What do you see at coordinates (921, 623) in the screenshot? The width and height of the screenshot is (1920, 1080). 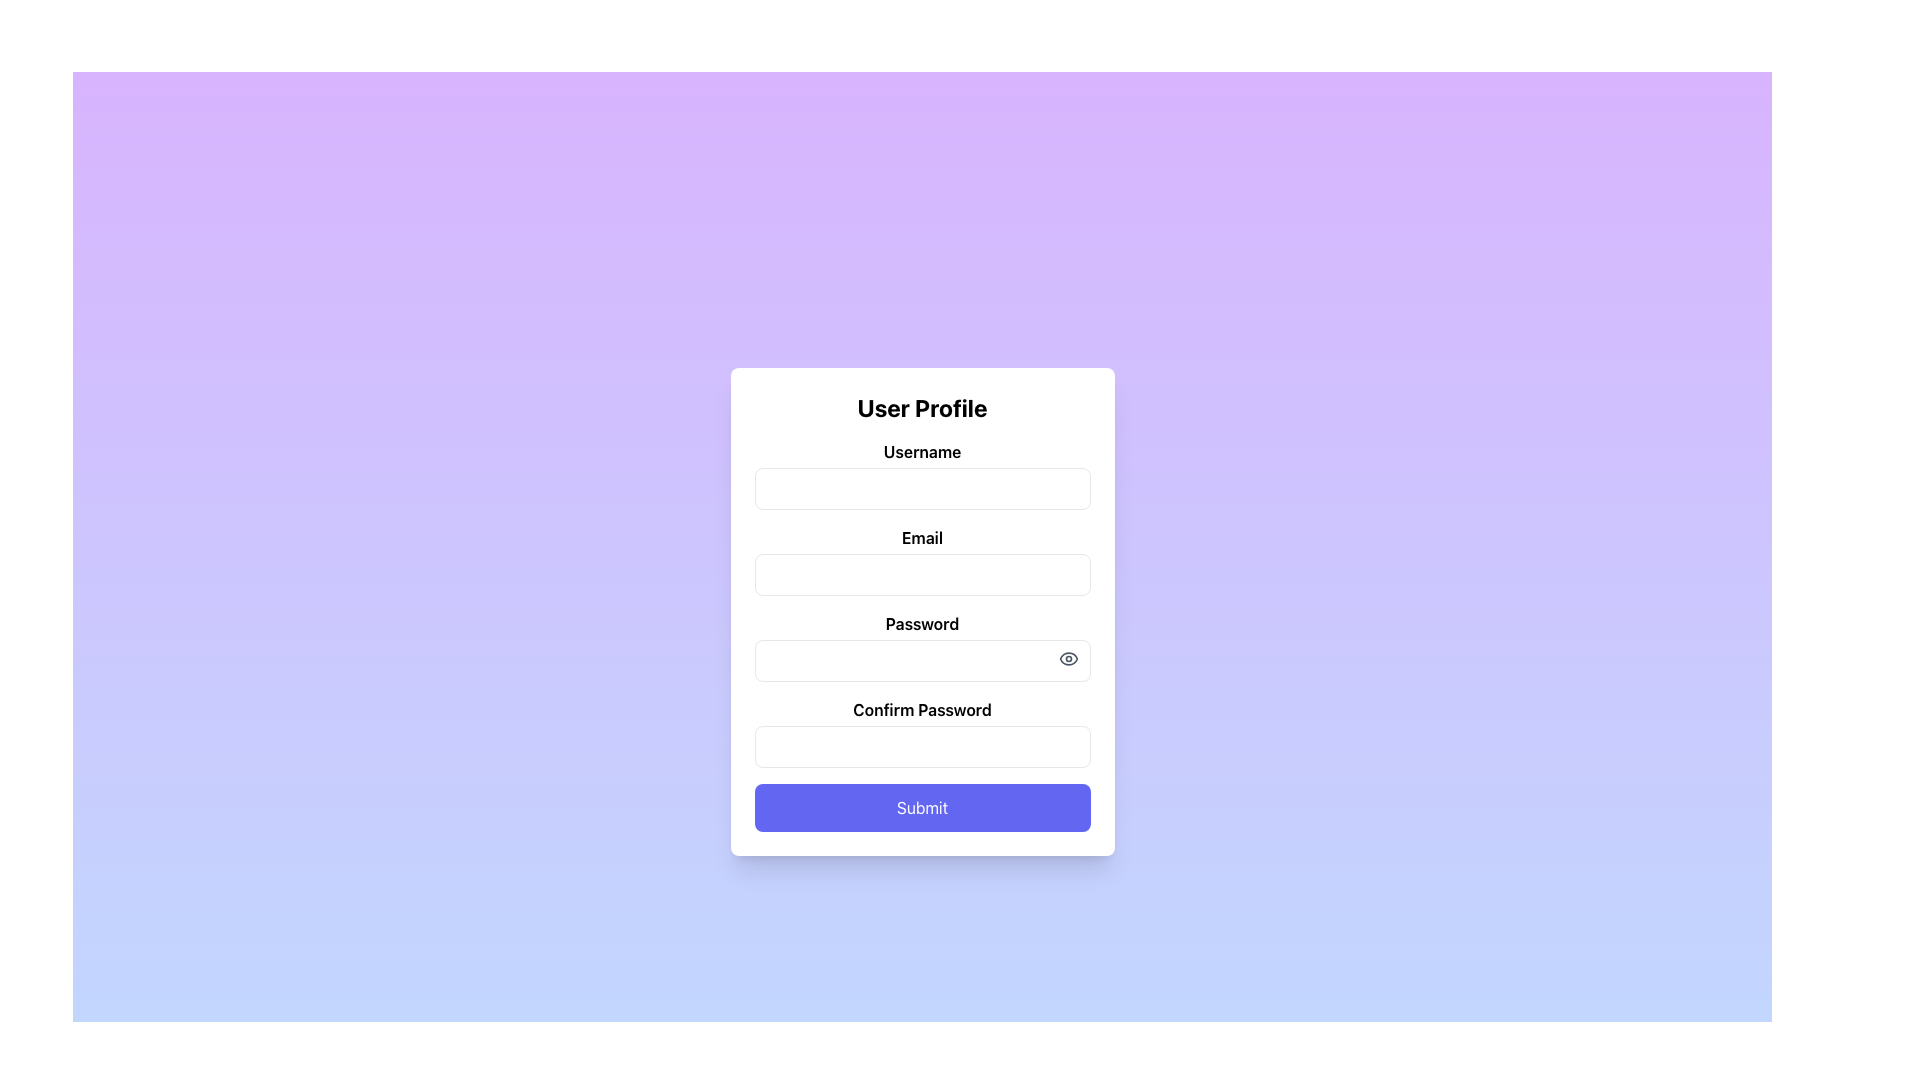 I see `the text label indicating the password input field, which is positioned above the password entry box in the form, located between the 'Email' and 'Confirm Password' fields` at bounding box center [921, 623].